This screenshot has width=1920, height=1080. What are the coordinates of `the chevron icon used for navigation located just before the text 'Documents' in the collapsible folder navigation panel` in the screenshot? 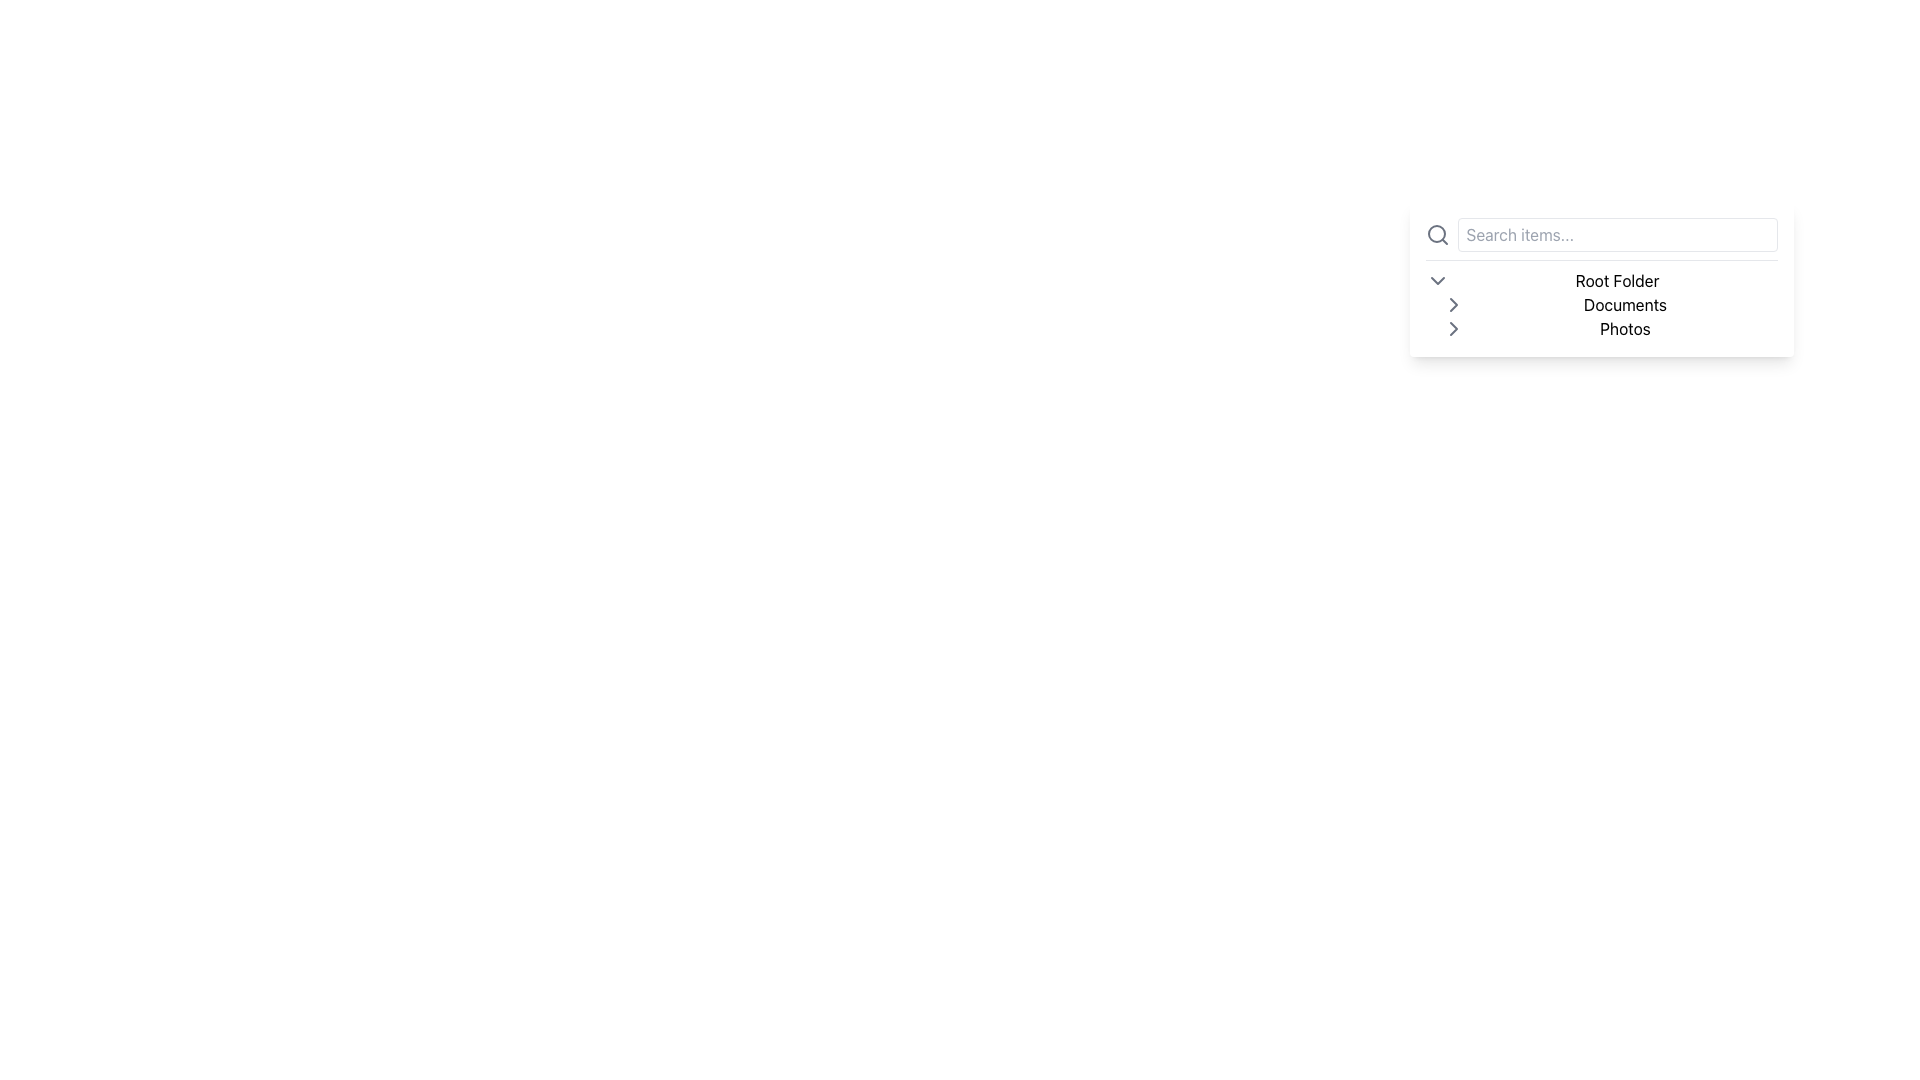 It's located at (1453, 304).